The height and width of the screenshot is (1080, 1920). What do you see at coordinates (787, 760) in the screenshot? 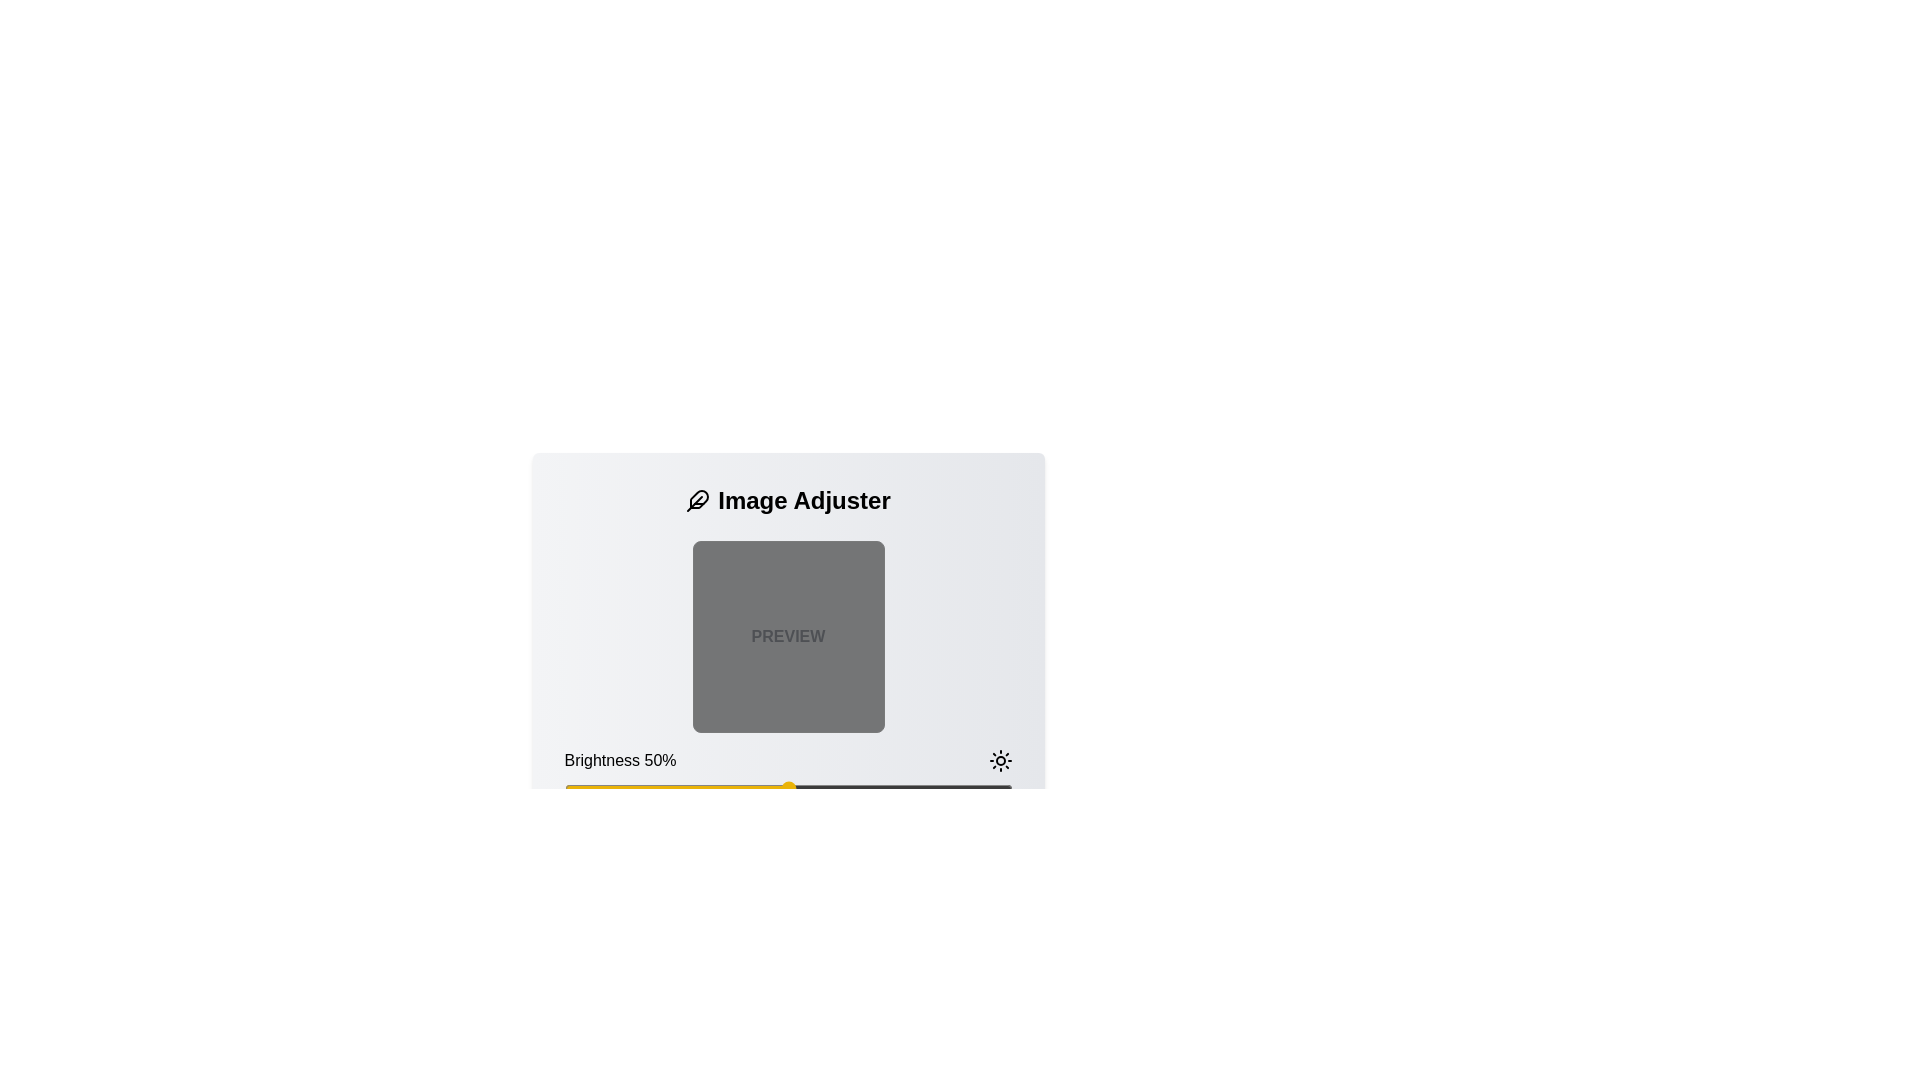
I see `the 'Brightness 50%' label with a sun icon located in the 'Image Adjuster' panel, which is positioned below the preview section and above the brightness slider` at bounding box center [787, 760].